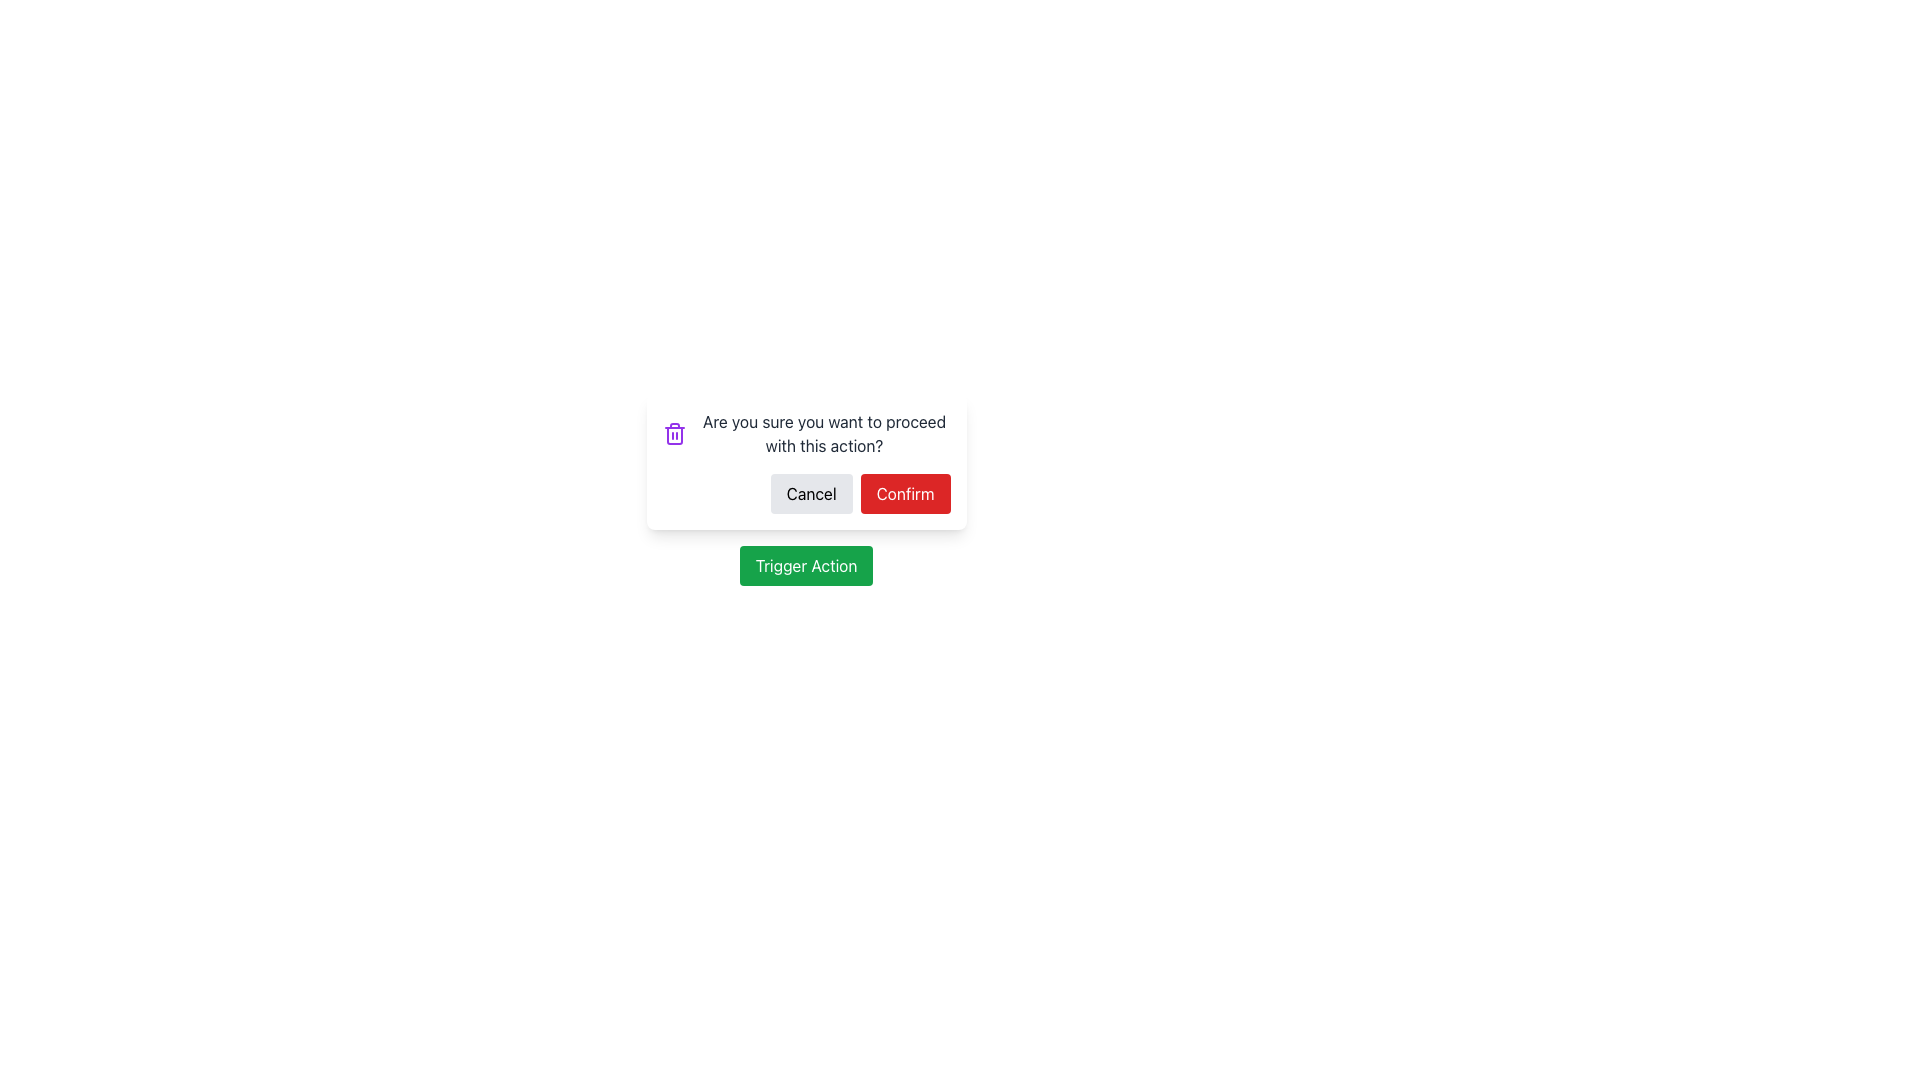  I want to click on the Modal Dialog to provide additional visual context by clicking on it, so click(806, 489).